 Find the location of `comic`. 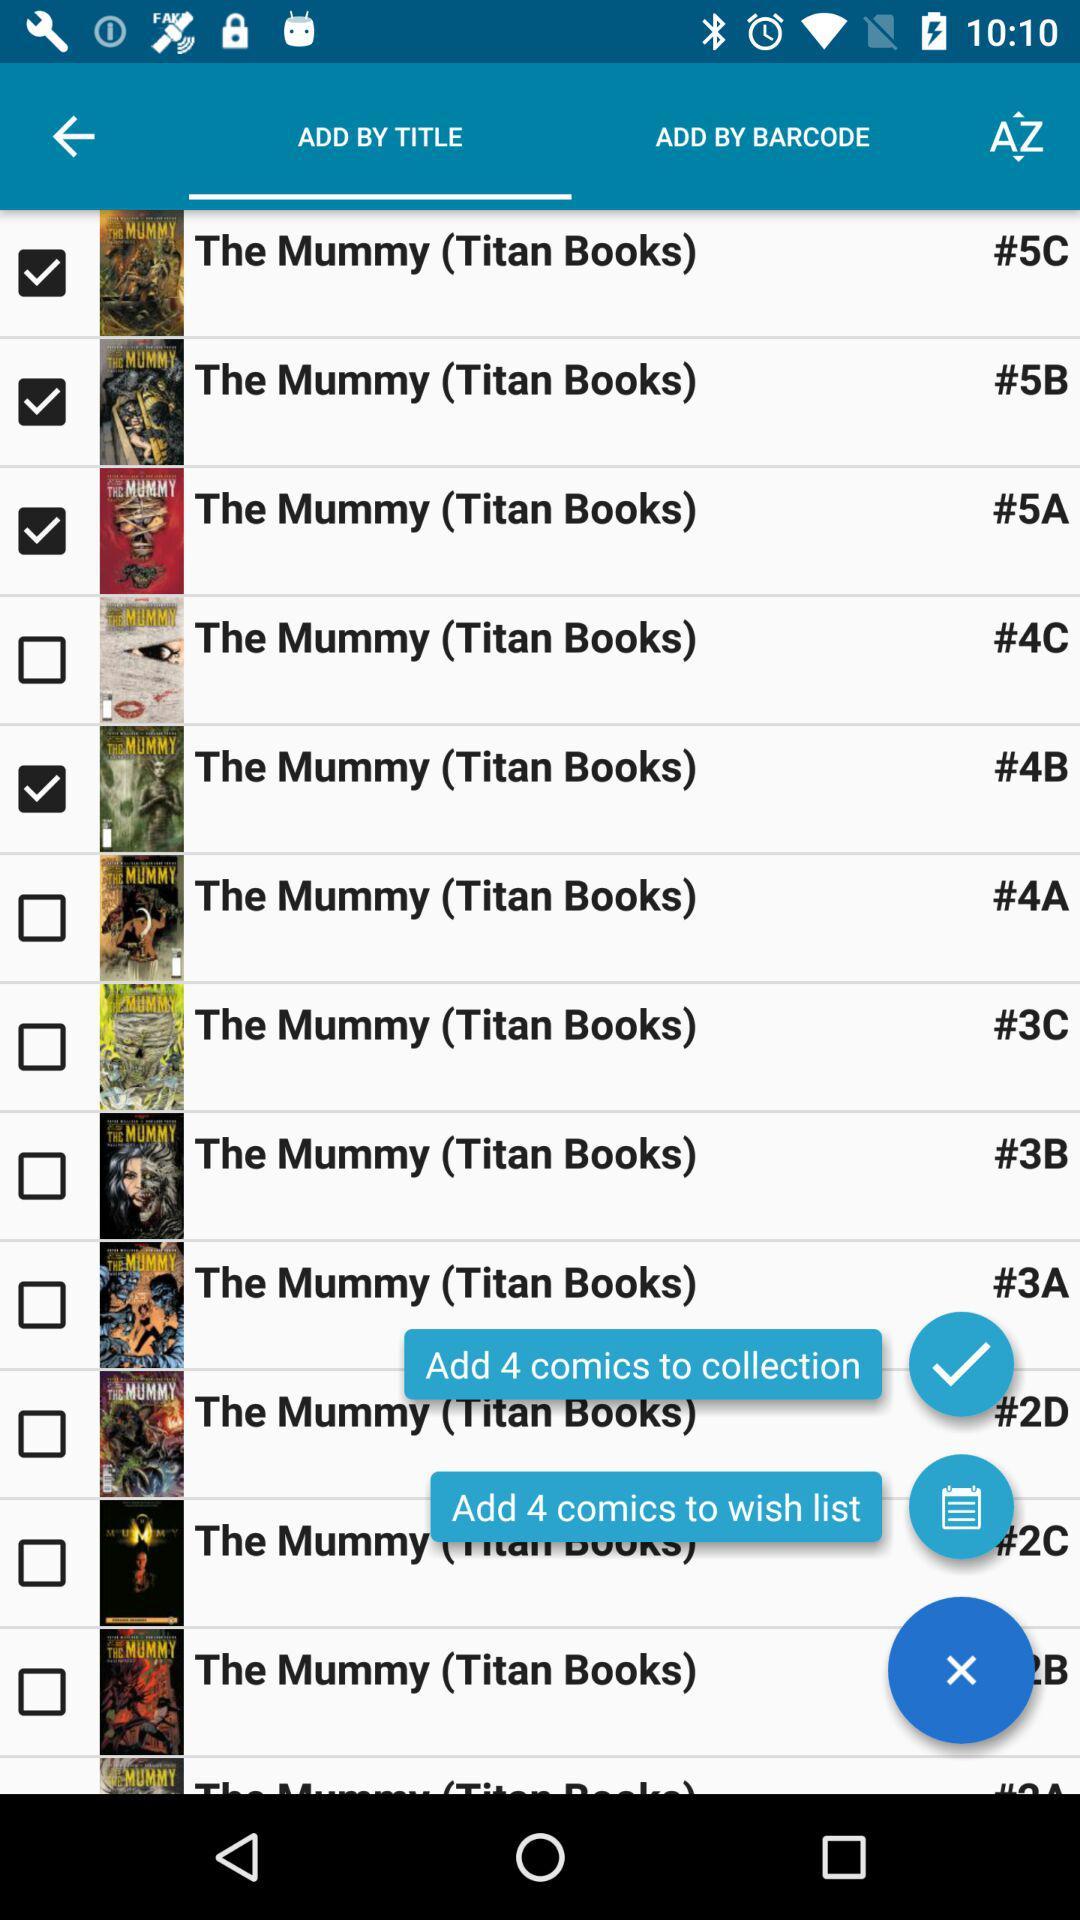

comic is located at coordinates (48, 787).